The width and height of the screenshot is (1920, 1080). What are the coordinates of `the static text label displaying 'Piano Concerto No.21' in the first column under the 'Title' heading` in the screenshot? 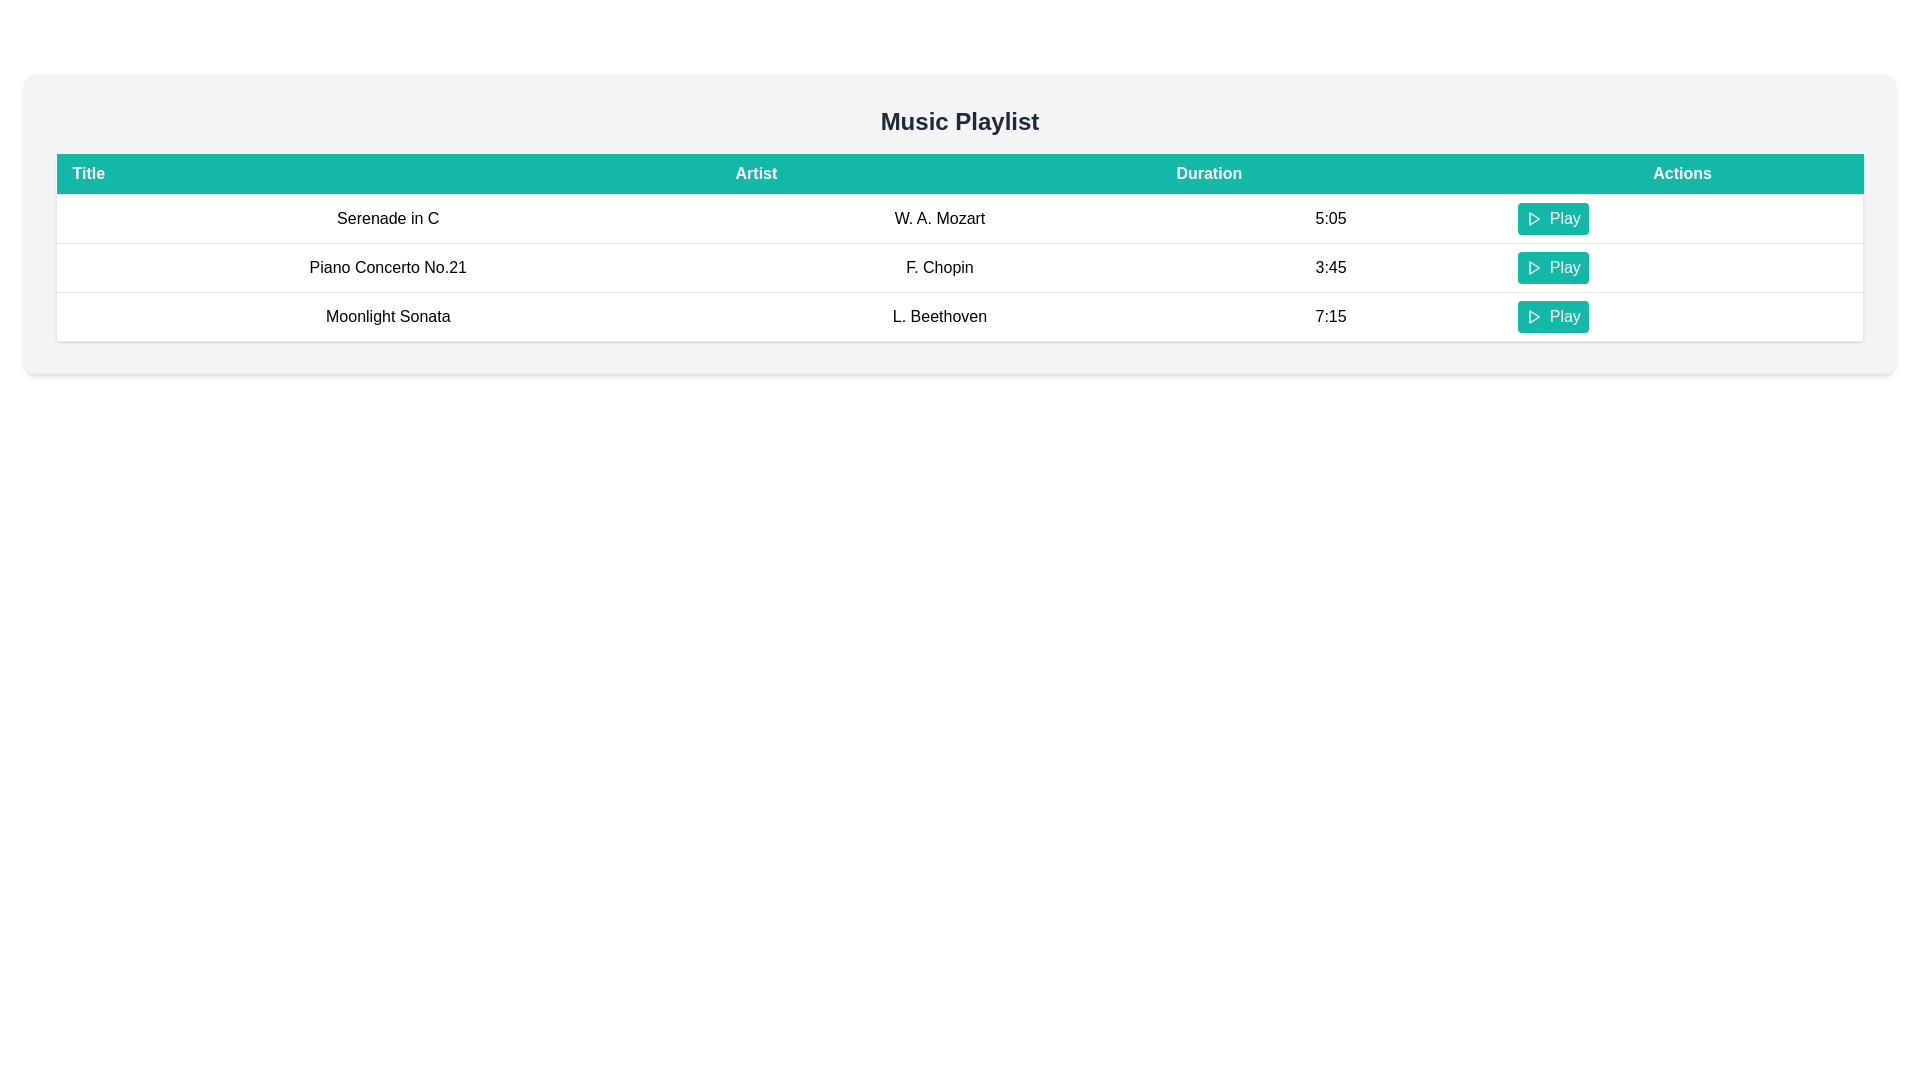 It's located at (388, 266).